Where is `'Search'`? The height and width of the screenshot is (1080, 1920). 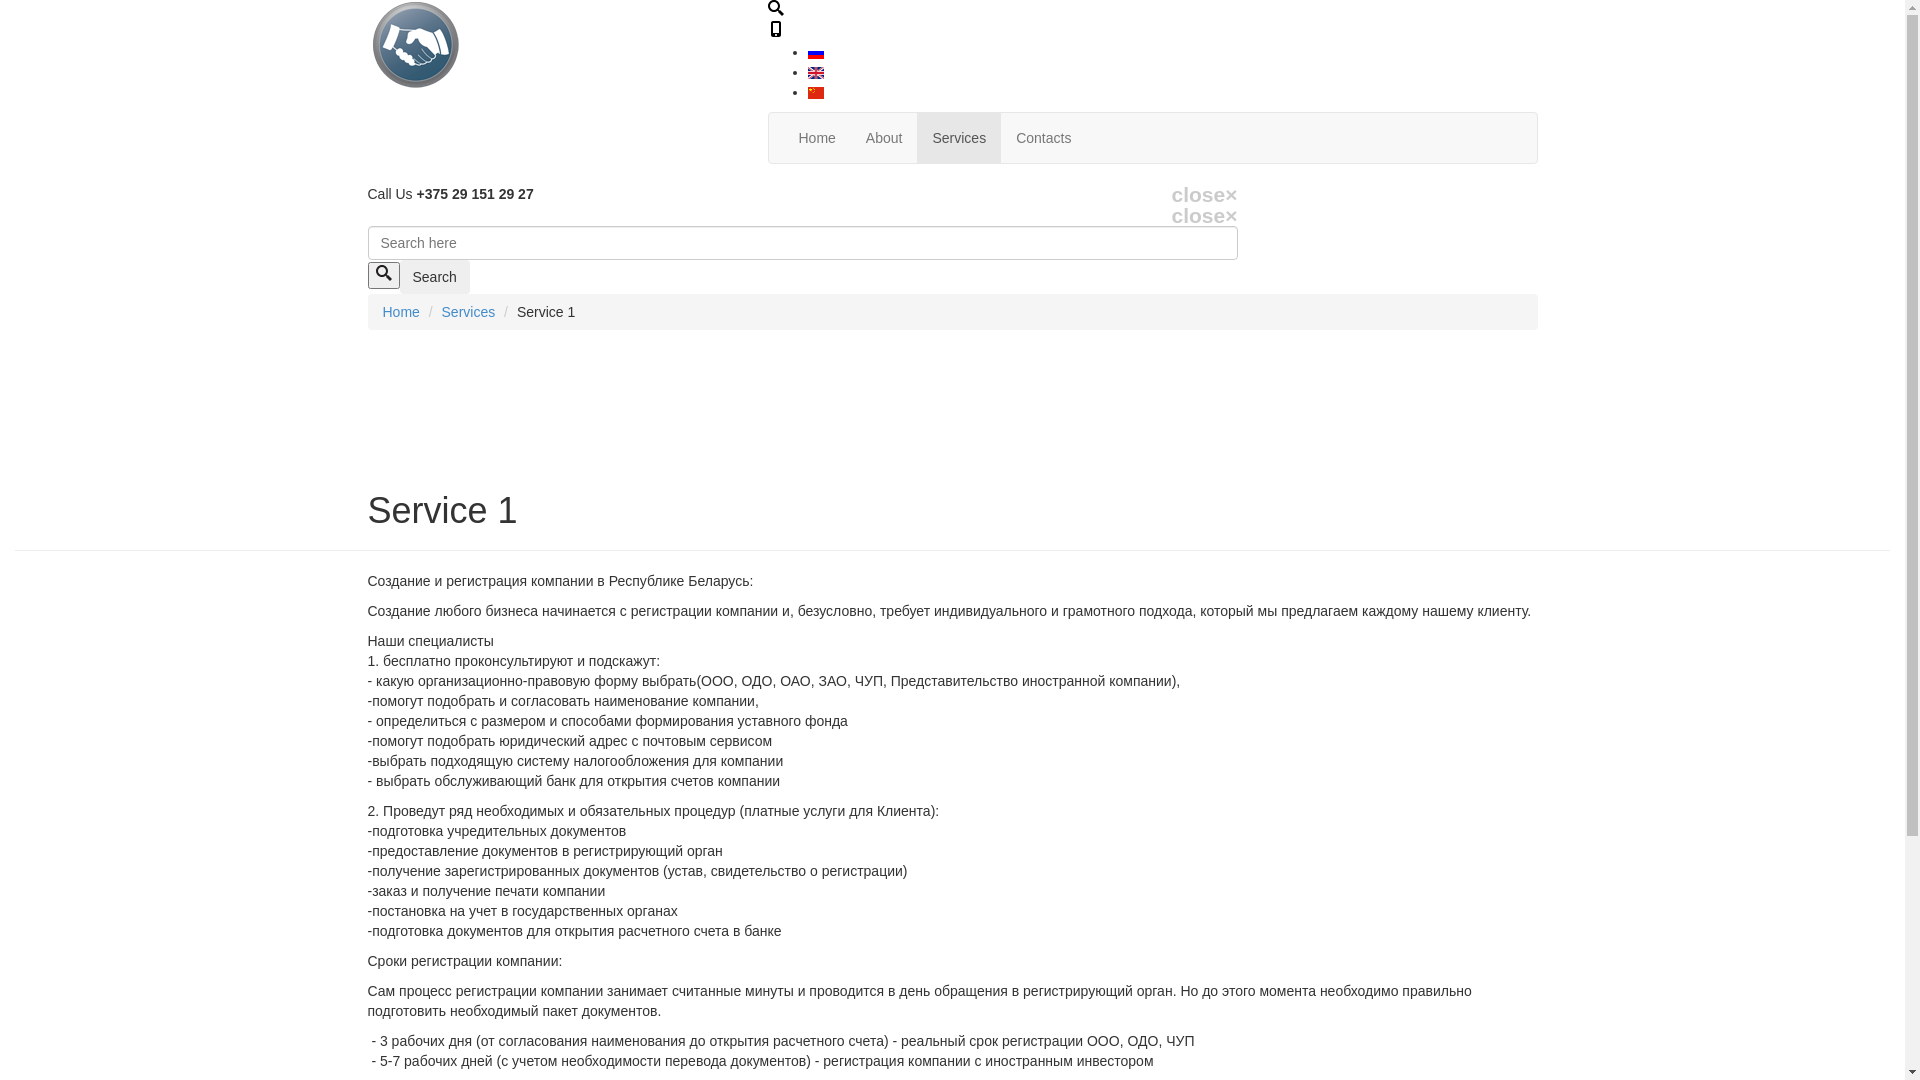
'Search' is located at coordinates (434, 277).